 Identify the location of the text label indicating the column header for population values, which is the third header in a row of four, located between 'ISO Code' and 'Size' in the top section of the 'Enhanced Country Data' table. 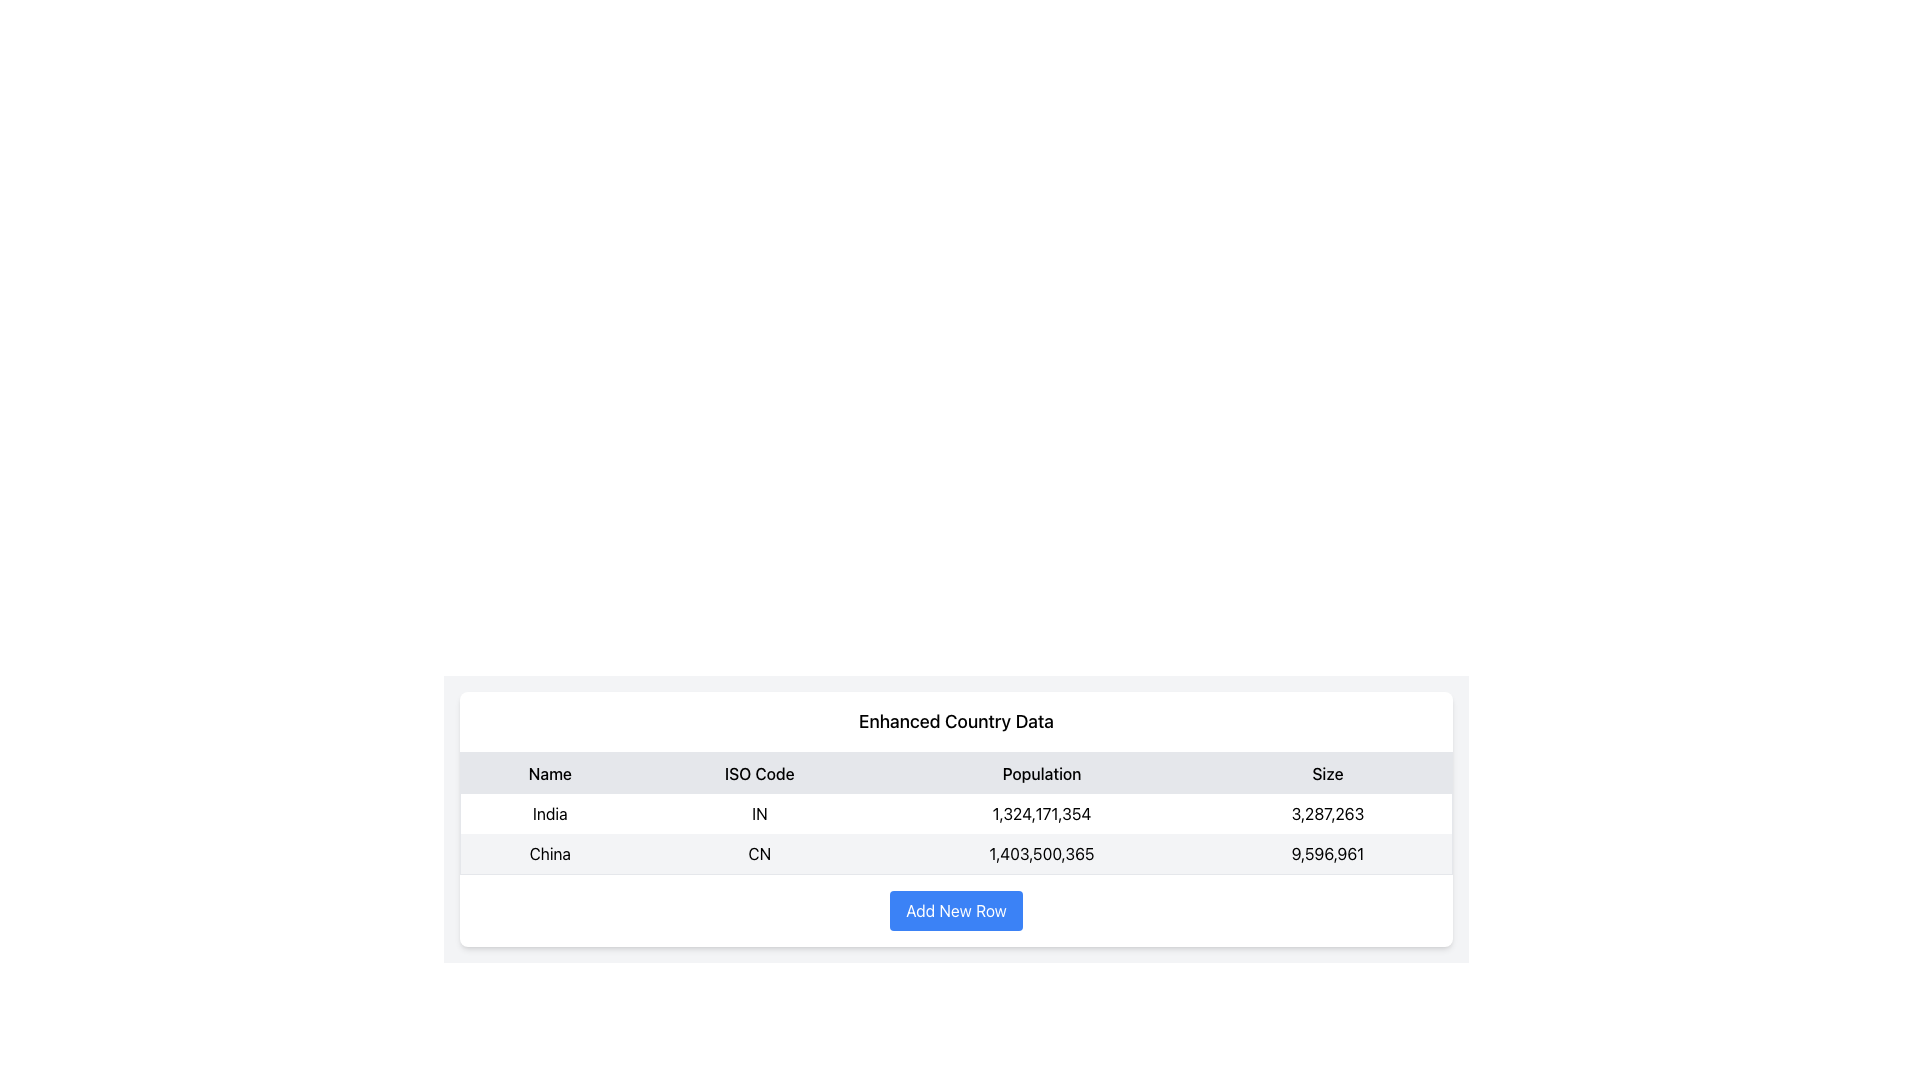
(1040, 772).